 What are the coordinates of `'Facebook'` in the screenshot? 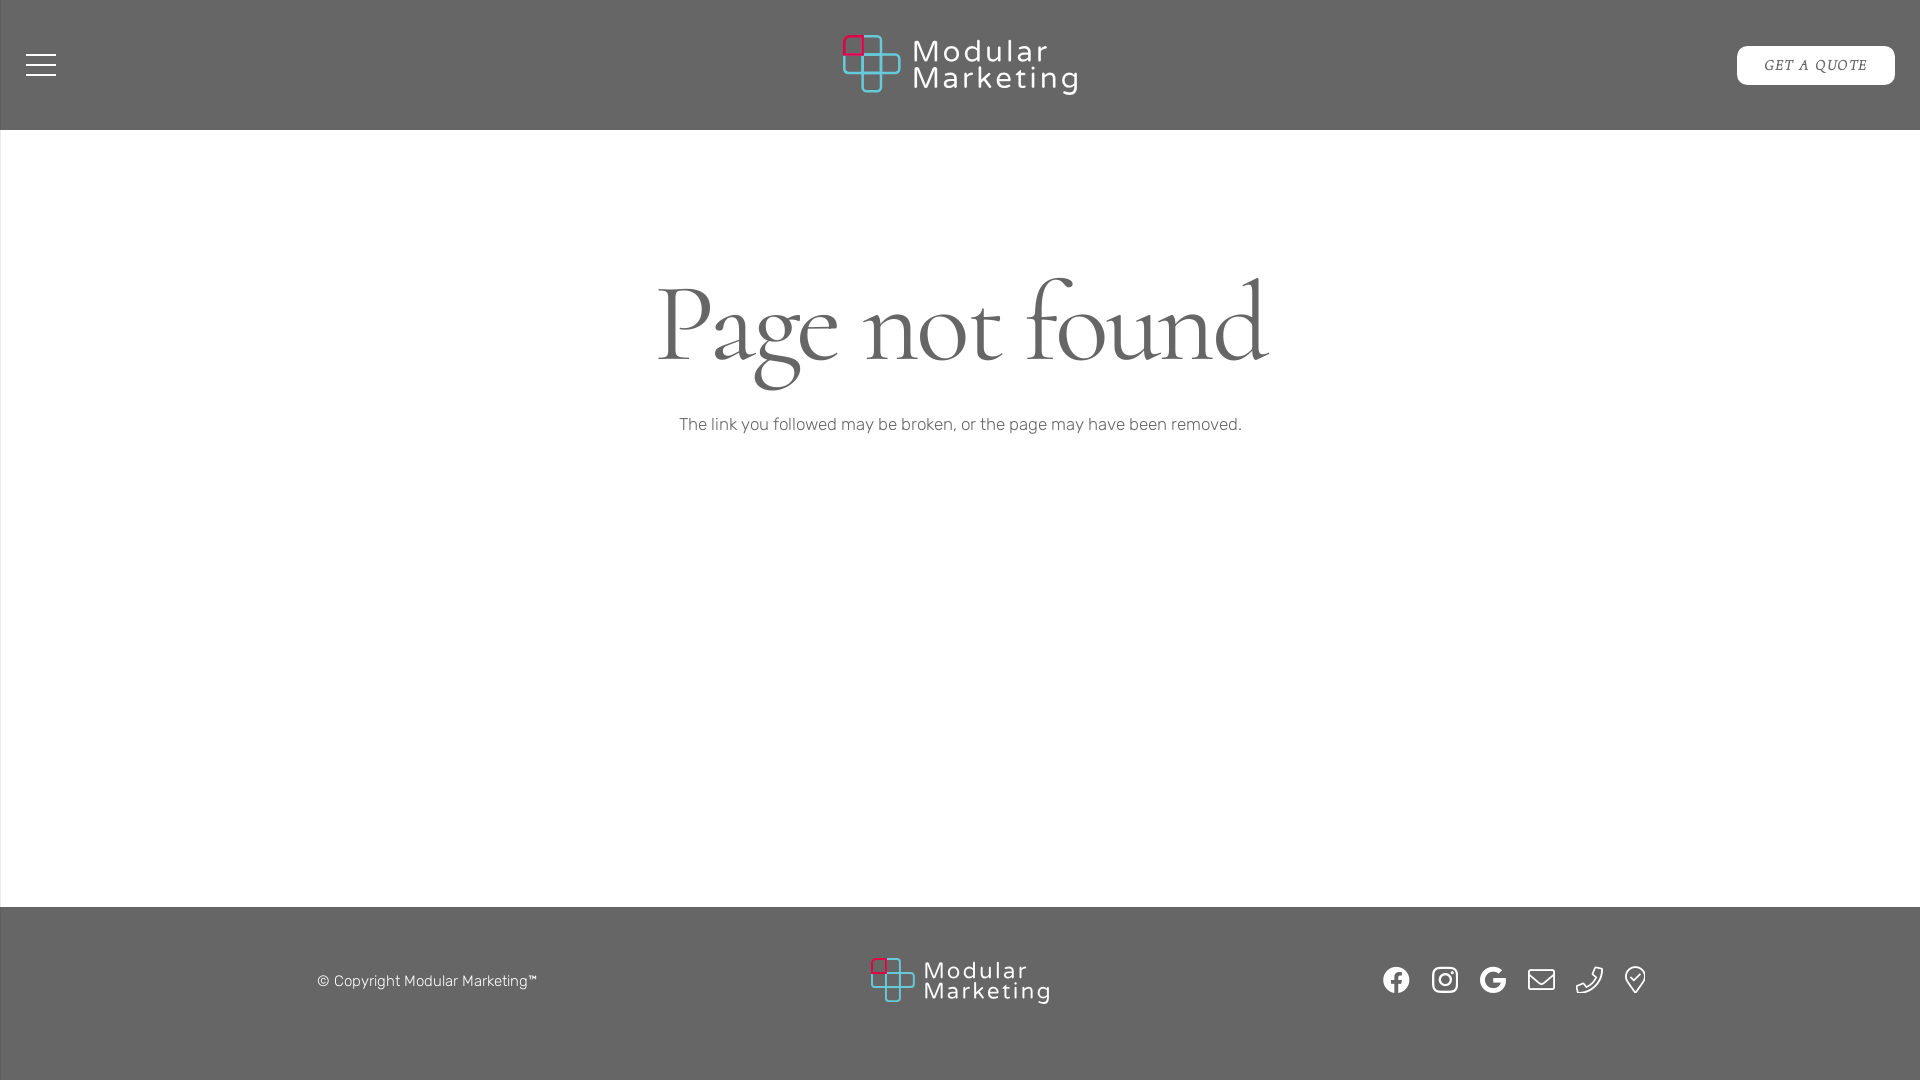 It's located at (1395, 978).